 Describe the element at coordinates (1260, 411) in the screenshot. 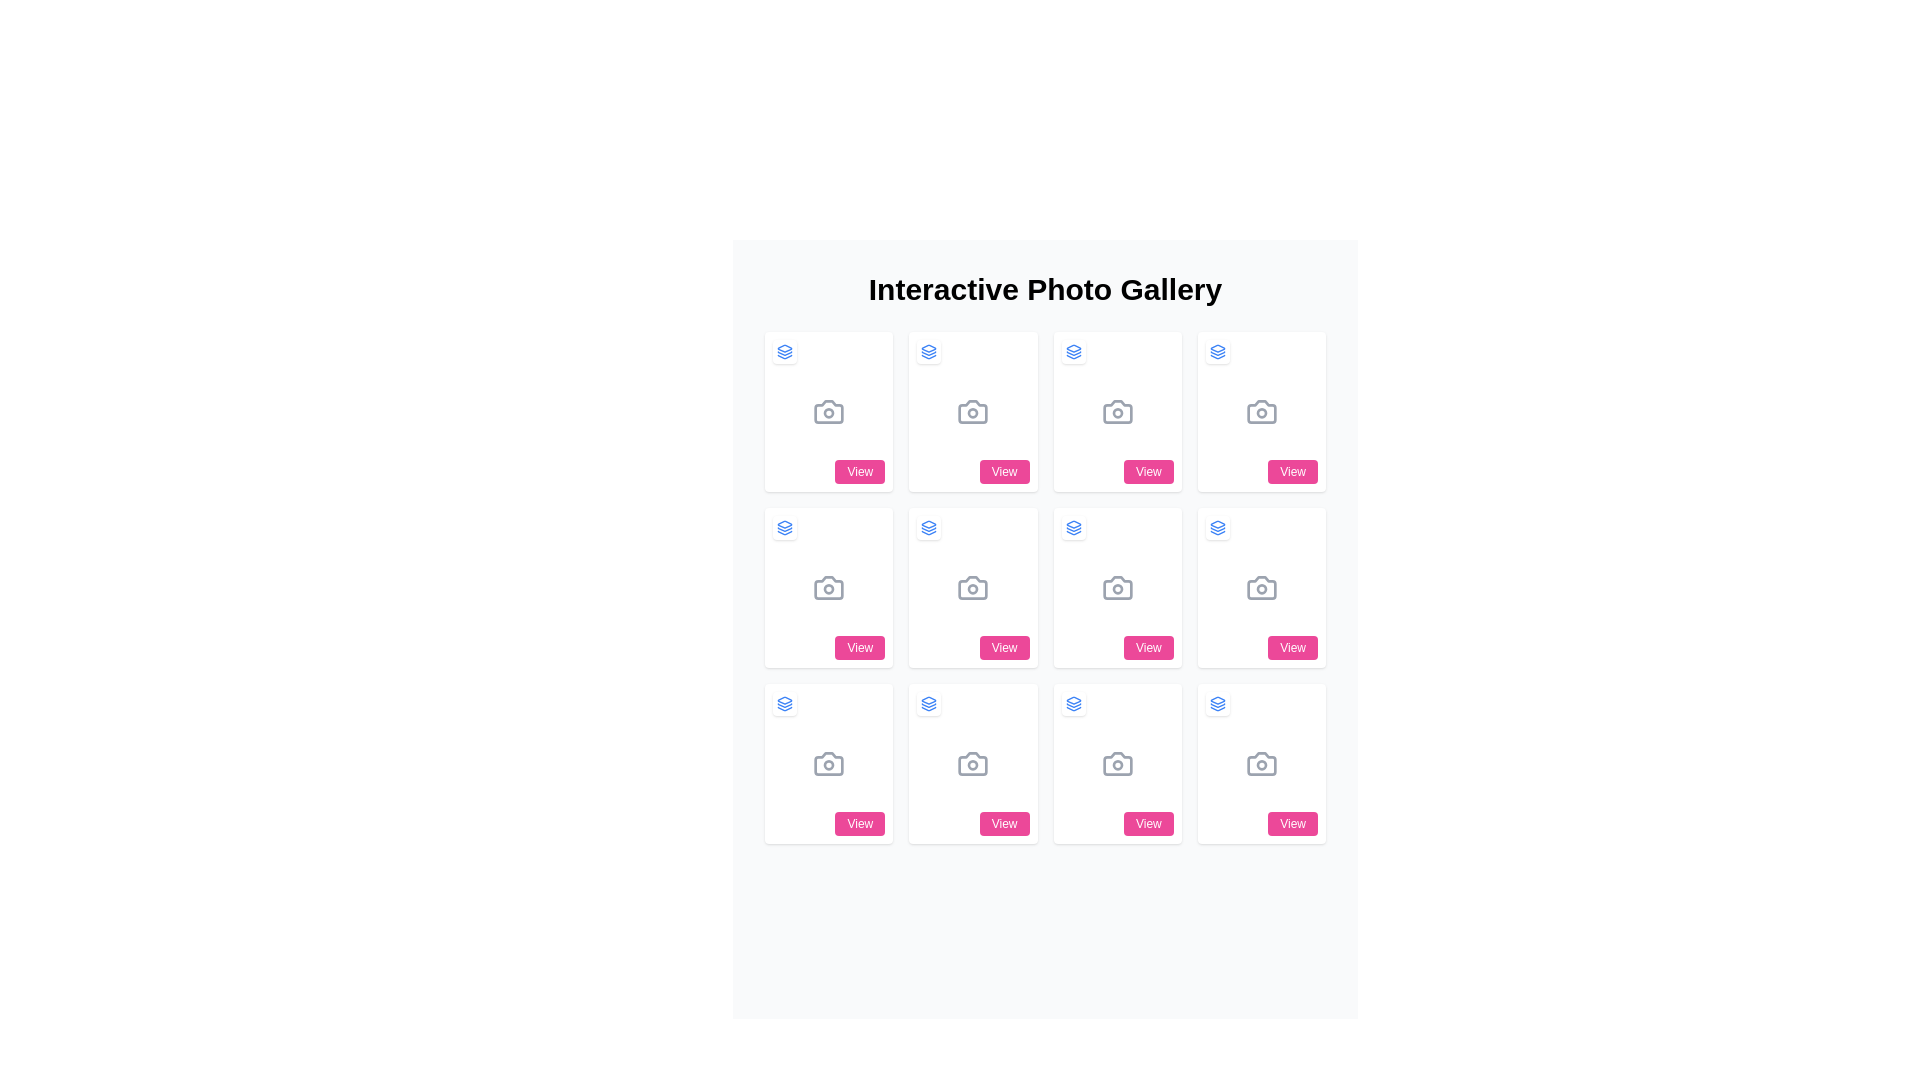

I see `the camera SVG icon located in the fourth column of the first row, which serves as an upload or image selection placeholder` at that location.